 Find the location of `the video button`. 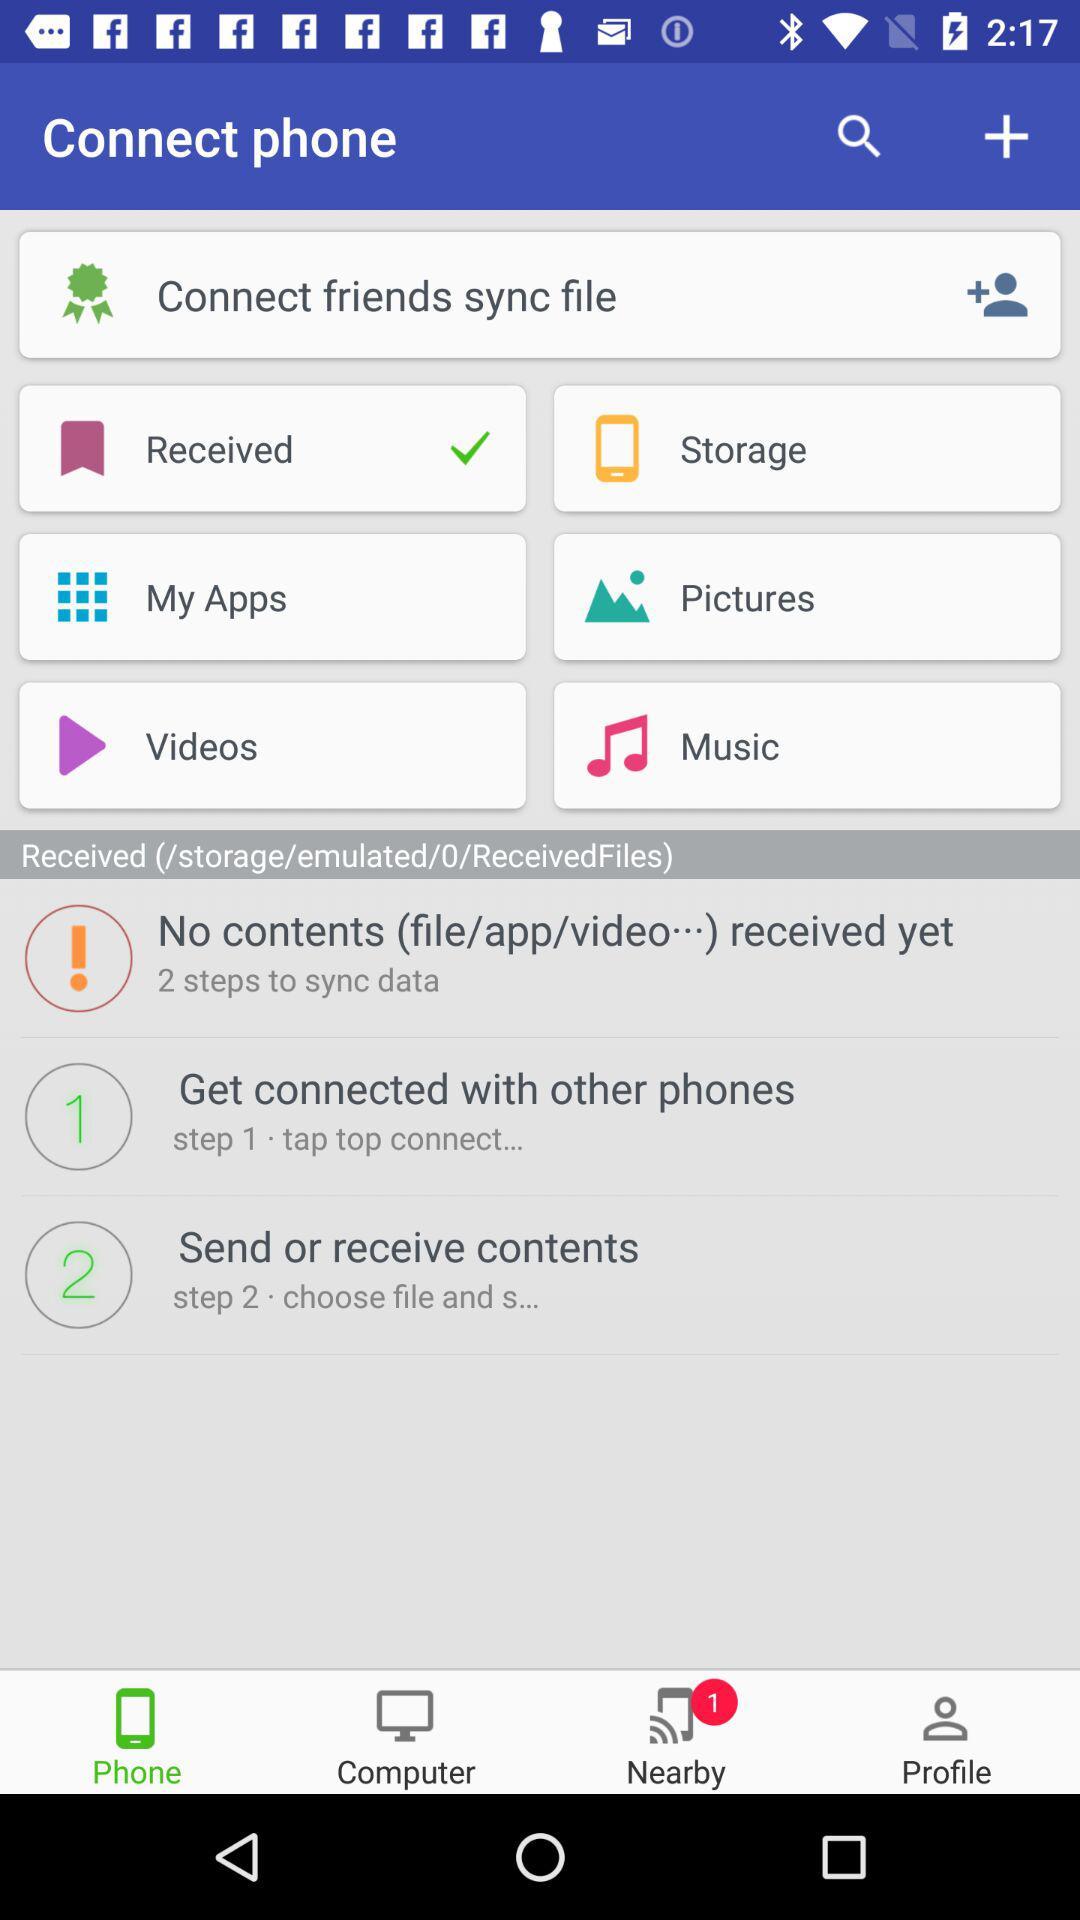

the video button is located at coordinates (273, 744).